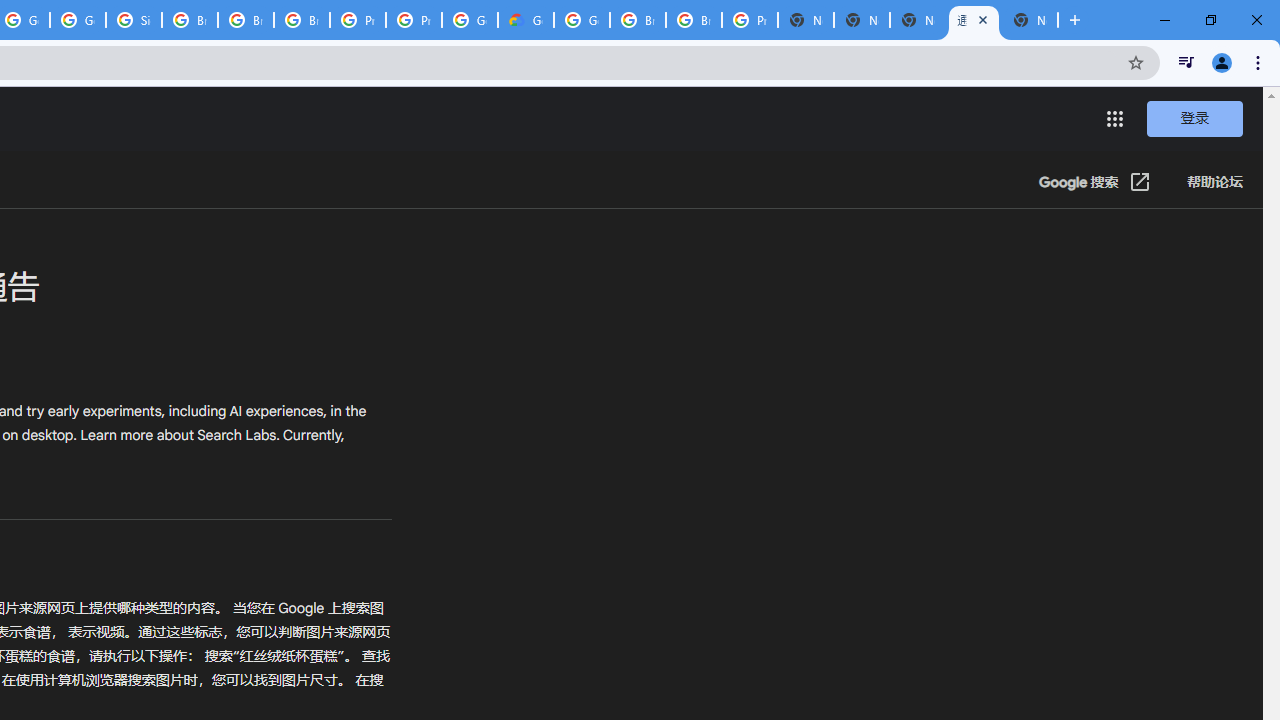 Image resolution: width=1280 pixels, height=720 pixels. Describe the element at coordinates (581, 20) in the screenshot. I see `'Google Cloud Platform'` at that location.